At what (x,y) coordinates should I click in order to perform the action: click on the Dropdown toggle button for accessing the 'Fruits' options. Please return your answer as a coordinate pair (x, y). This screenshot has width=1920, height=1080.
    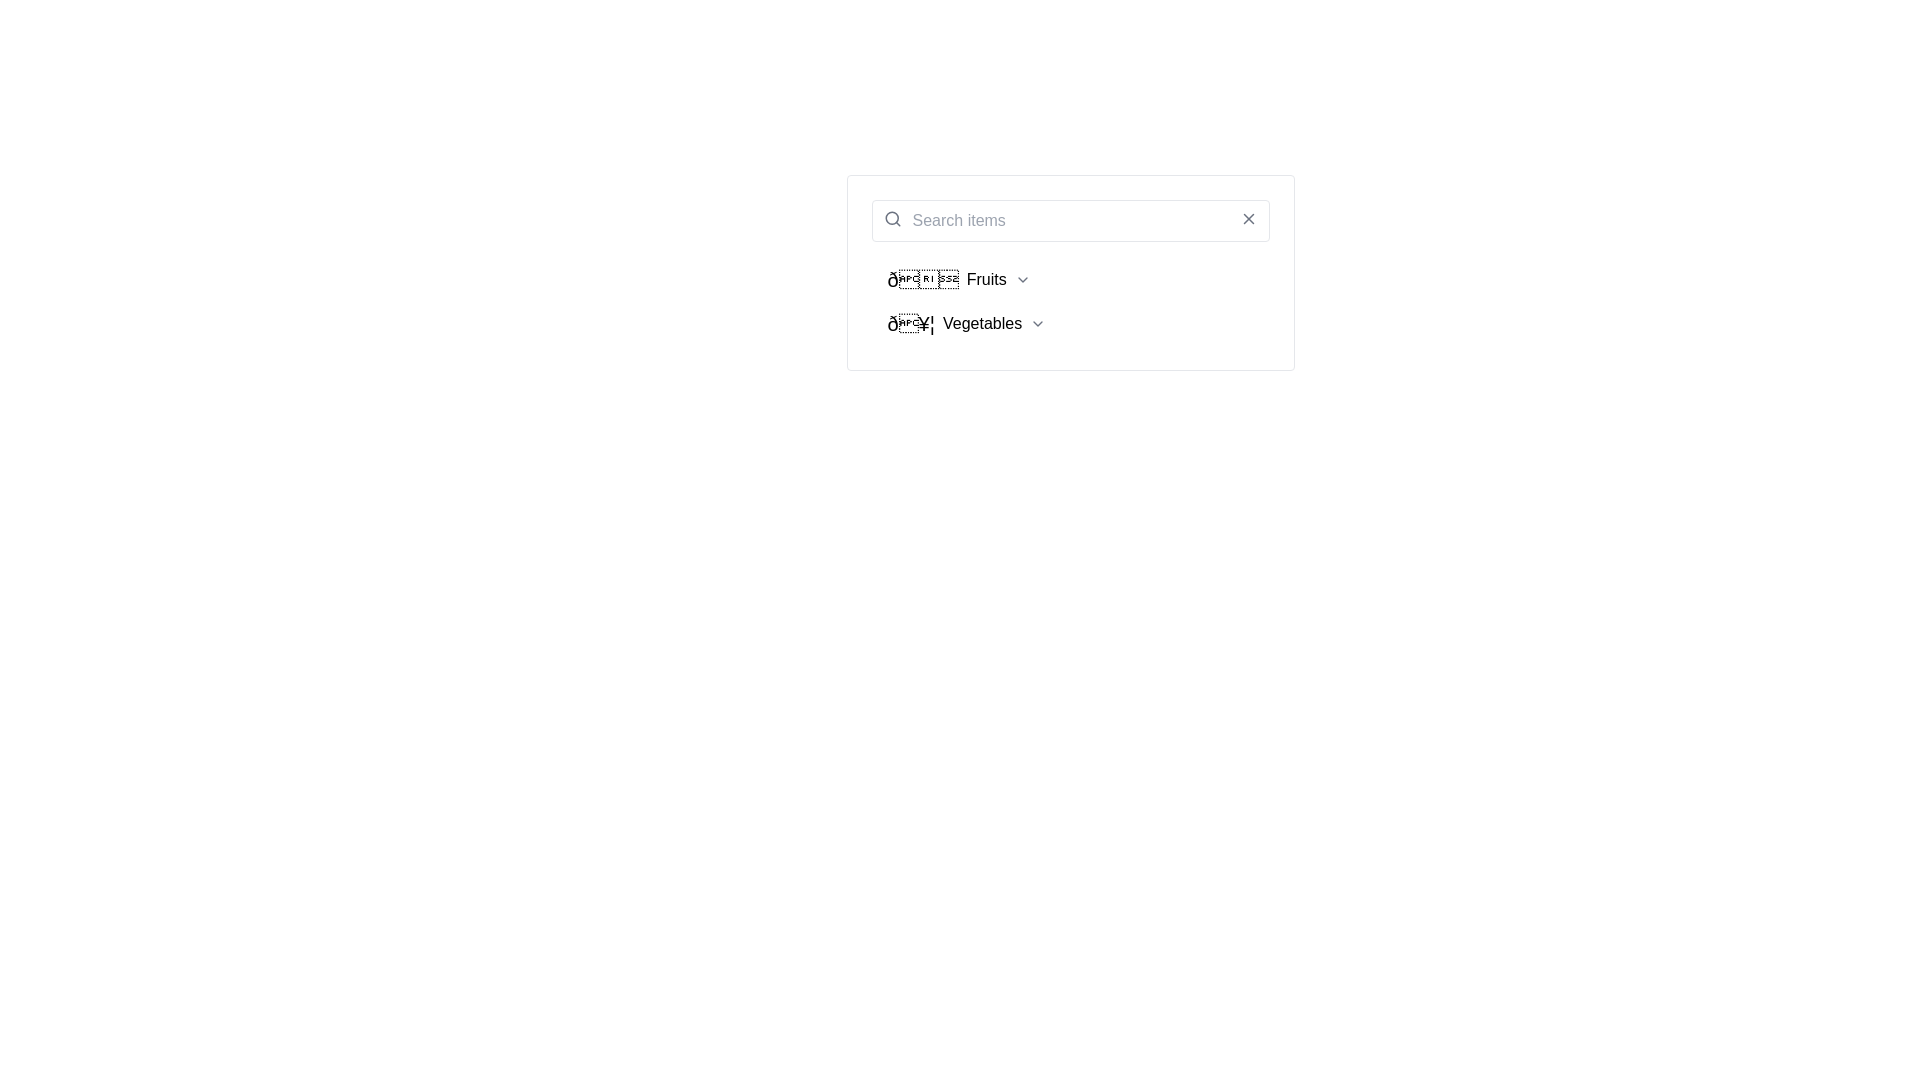
    Looking at the image, I should click on (1069, 280).